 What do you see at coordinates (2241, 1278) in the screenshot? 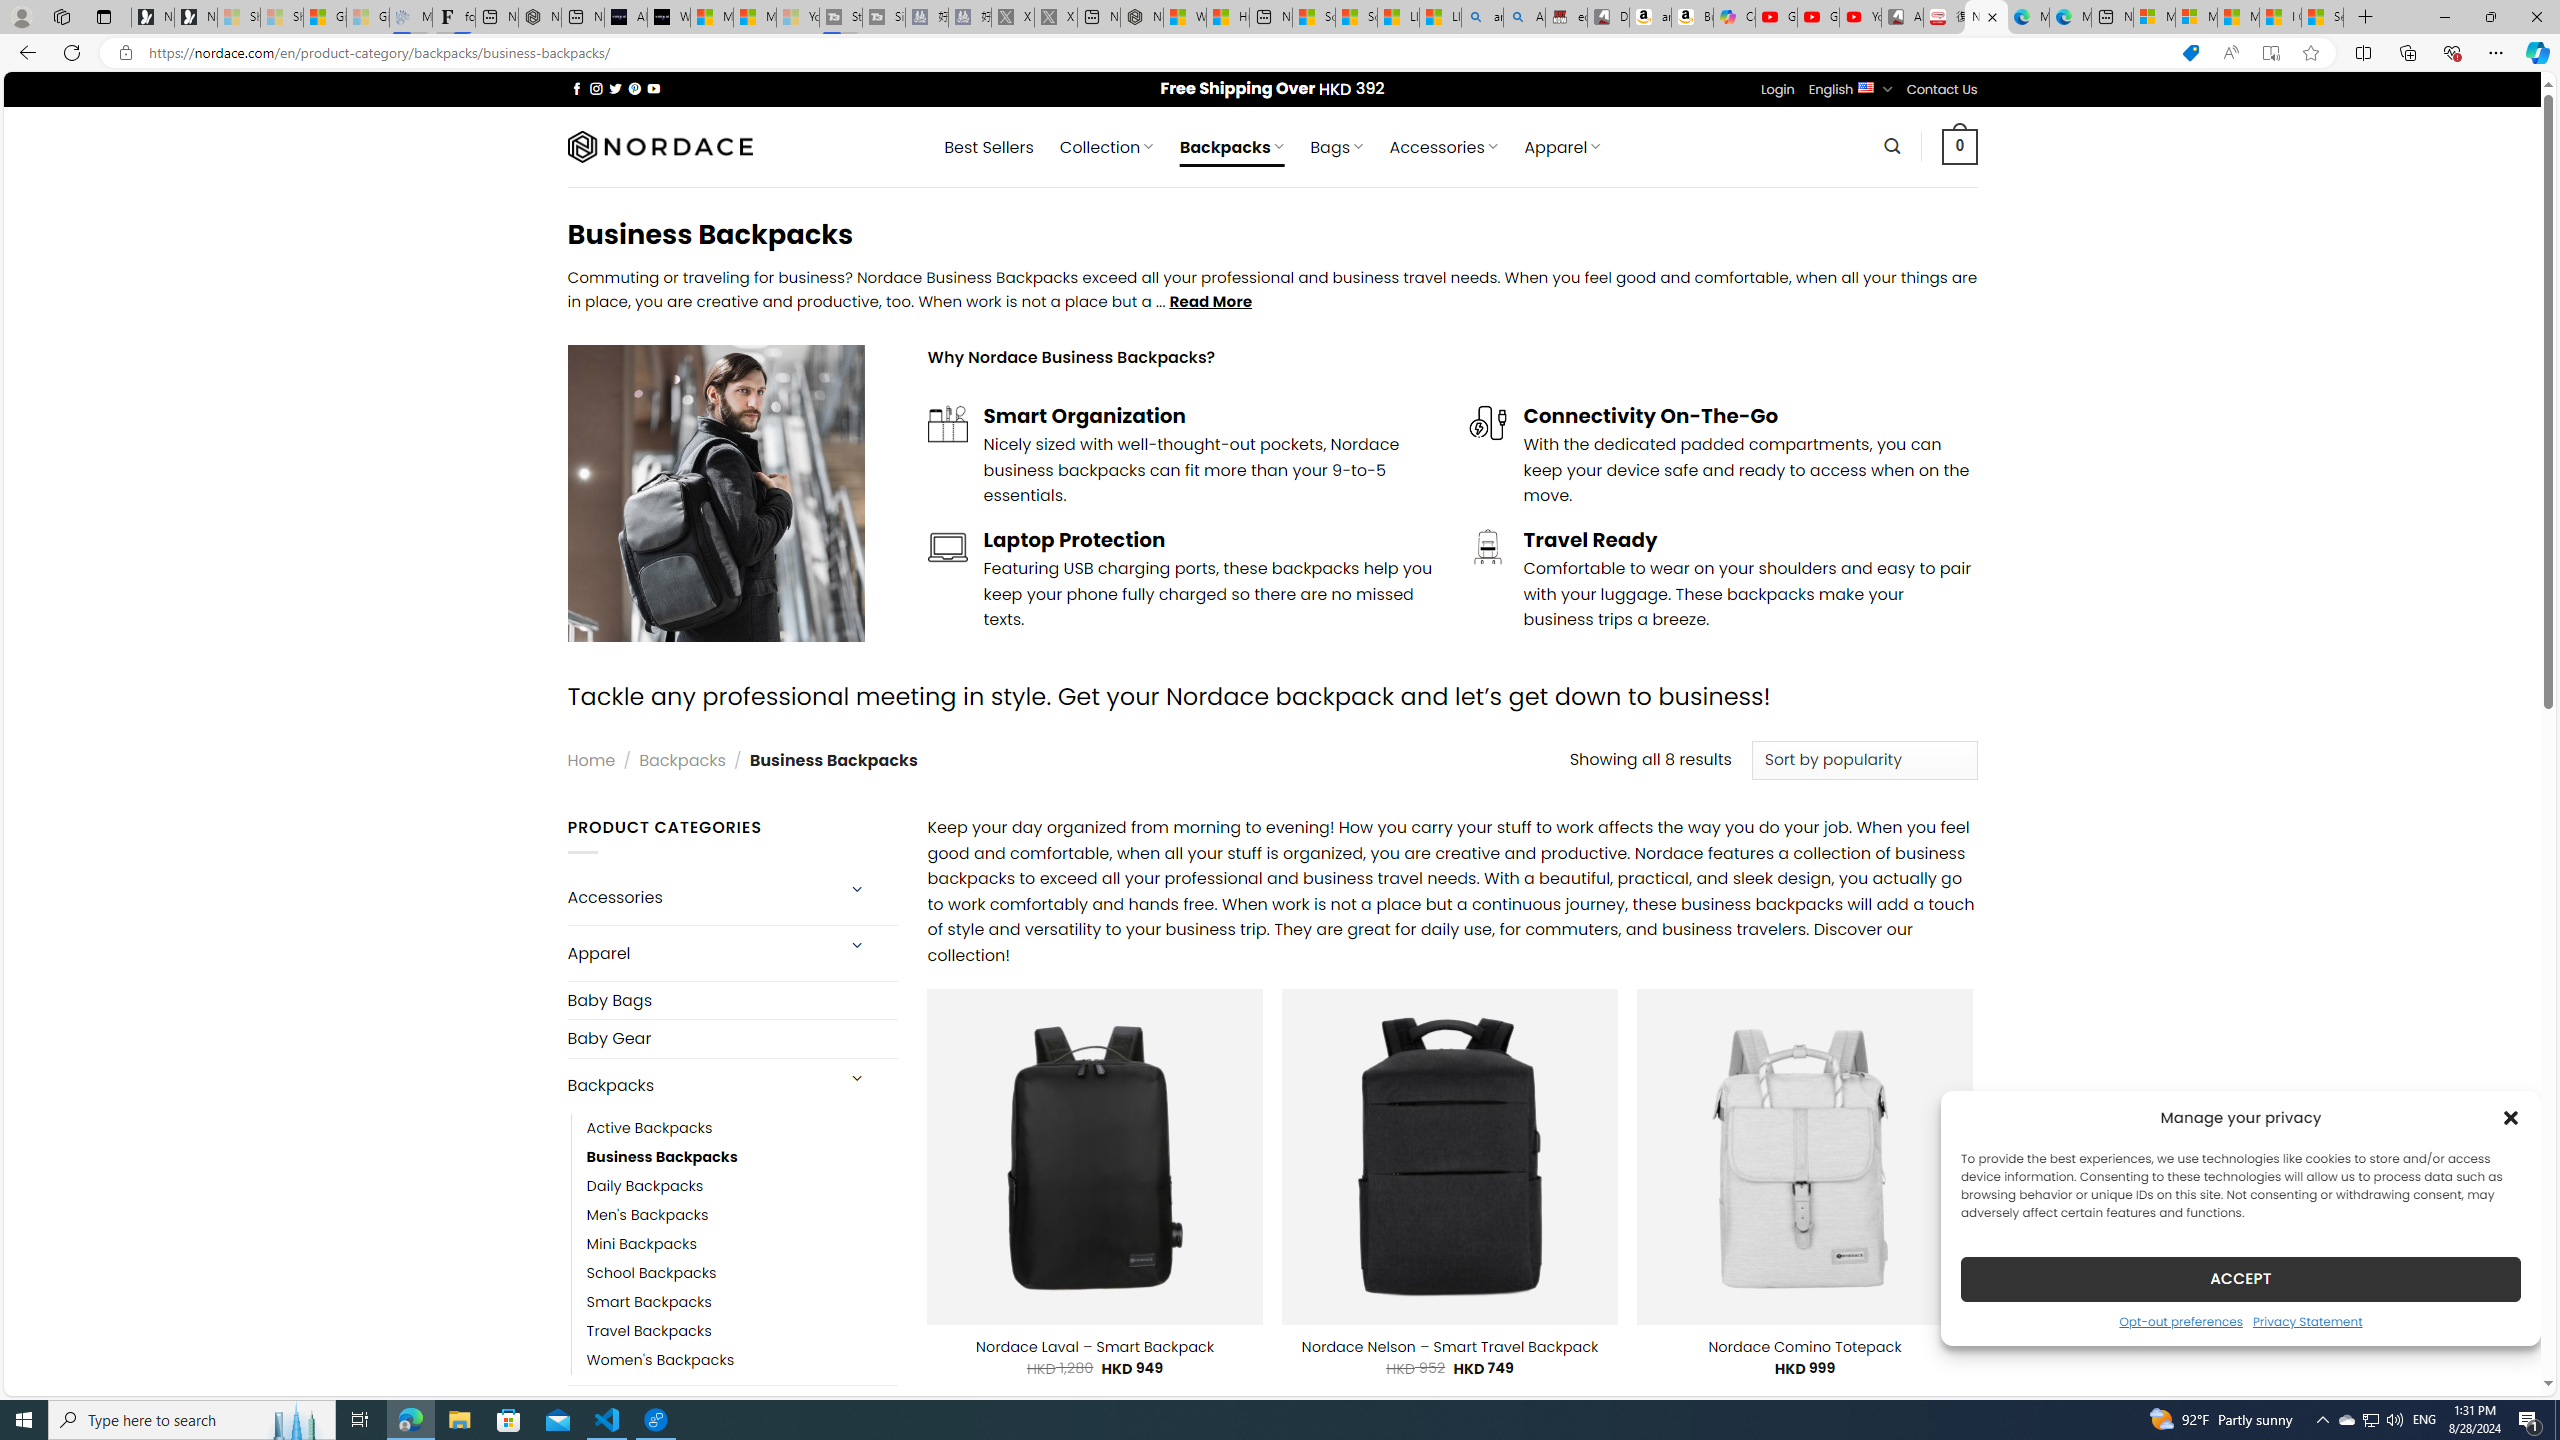
I see `'ACCEPT'` at bounding box center [2241, 1278].